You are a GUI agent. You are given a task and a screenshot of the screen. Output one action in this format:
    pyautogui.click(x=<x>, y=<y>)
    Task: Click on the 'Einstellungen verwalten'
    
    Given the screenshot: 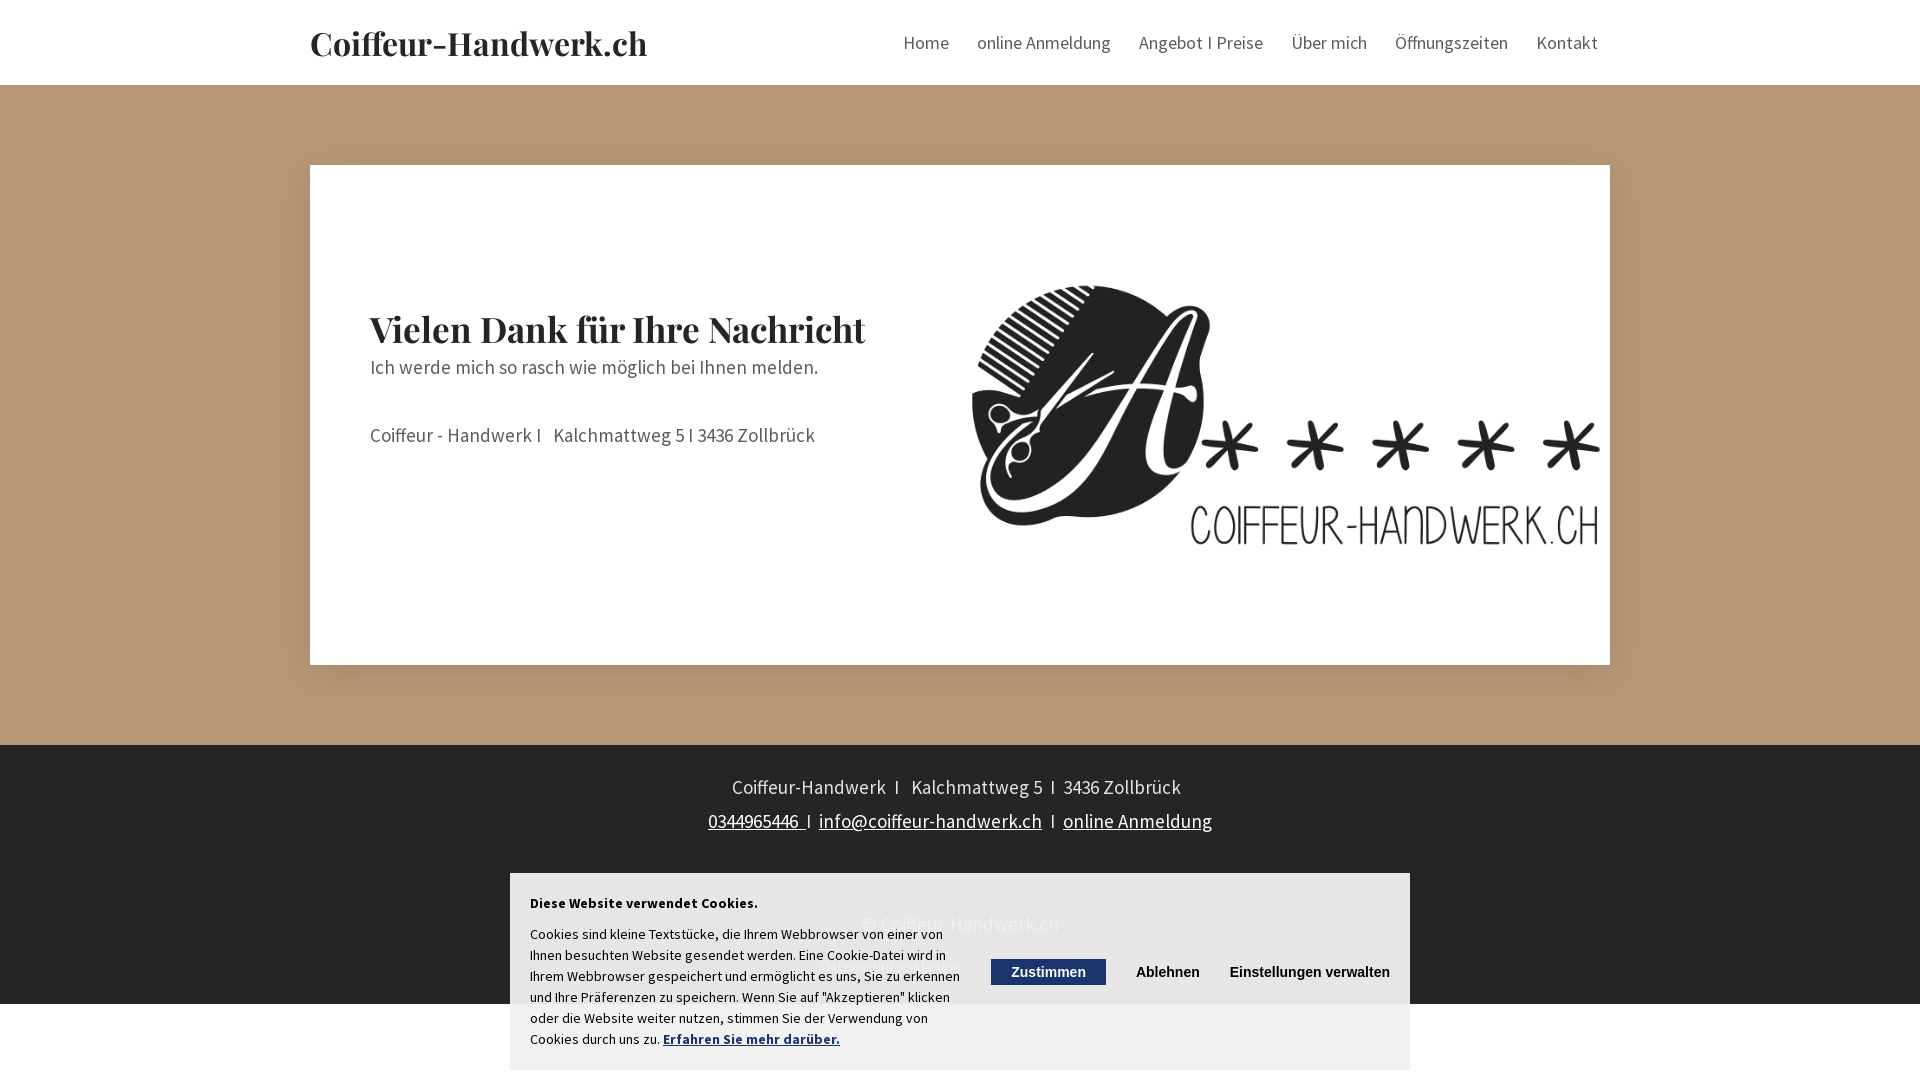 What is the action you would take?
    pyautogui.click(x=1310, y=970)
    